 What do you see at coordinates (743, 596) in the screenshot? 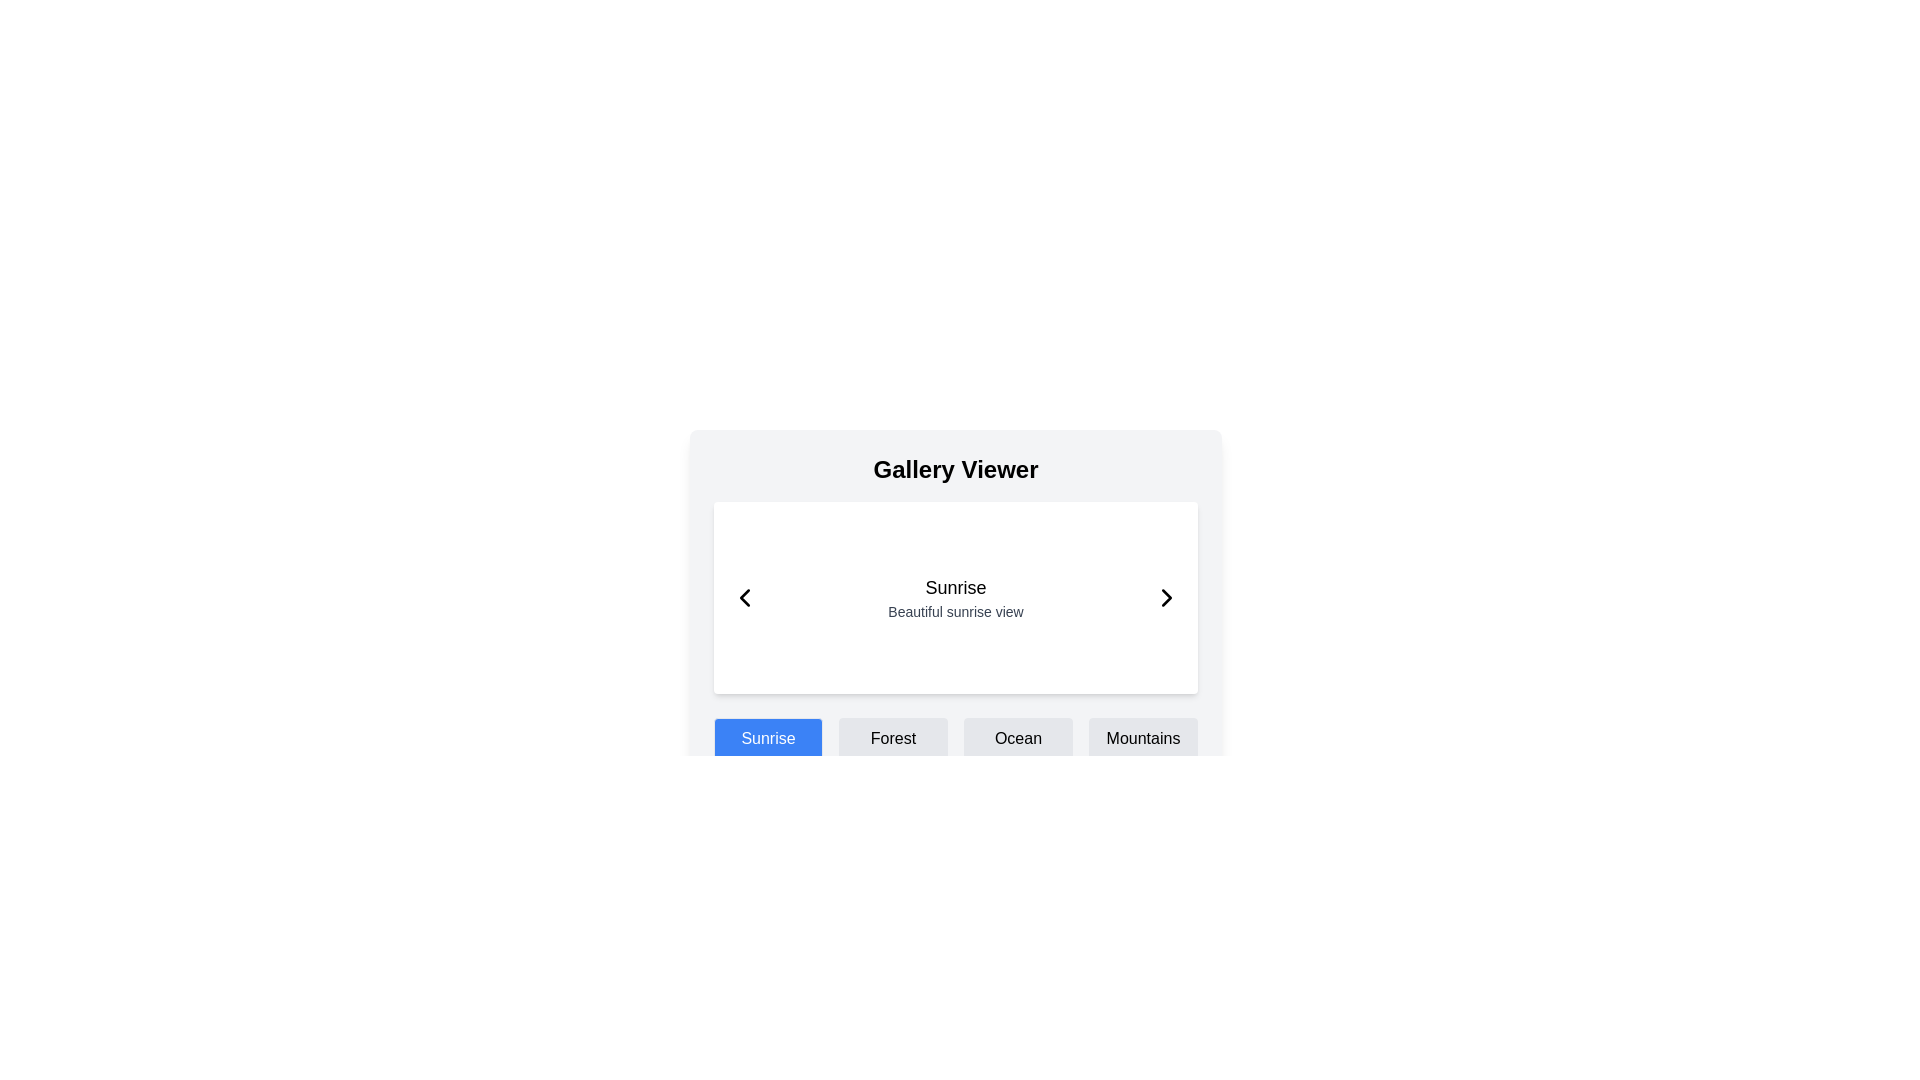
I see `the left-pointing arrow icon button for navigation, which is styled with a black stroke and located within the card-like component containing the text 'Sunrise' and 'Beautiful sunrise view'` at bounding box center [743, 596].